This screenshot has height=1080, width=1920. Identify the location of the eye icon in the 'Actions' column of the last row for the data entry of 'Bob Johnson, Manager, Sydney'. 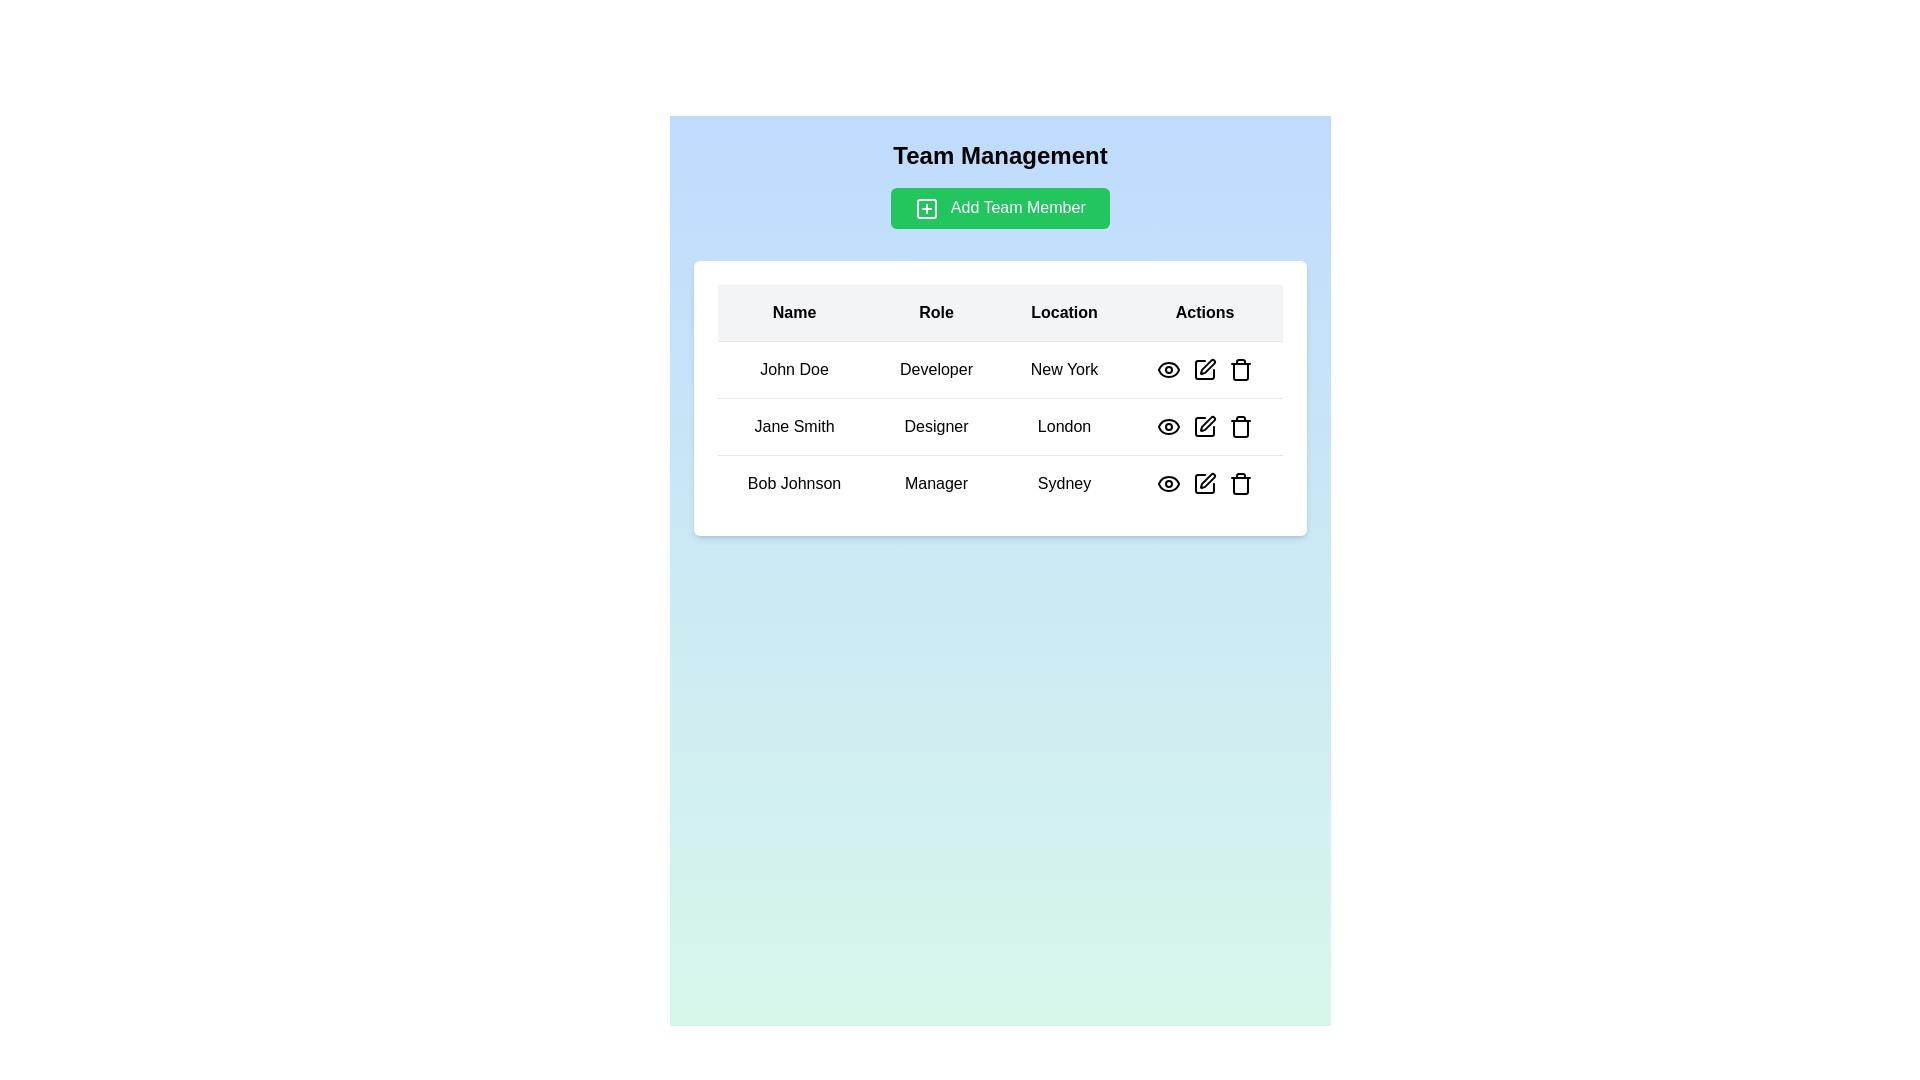
(1203, 483).